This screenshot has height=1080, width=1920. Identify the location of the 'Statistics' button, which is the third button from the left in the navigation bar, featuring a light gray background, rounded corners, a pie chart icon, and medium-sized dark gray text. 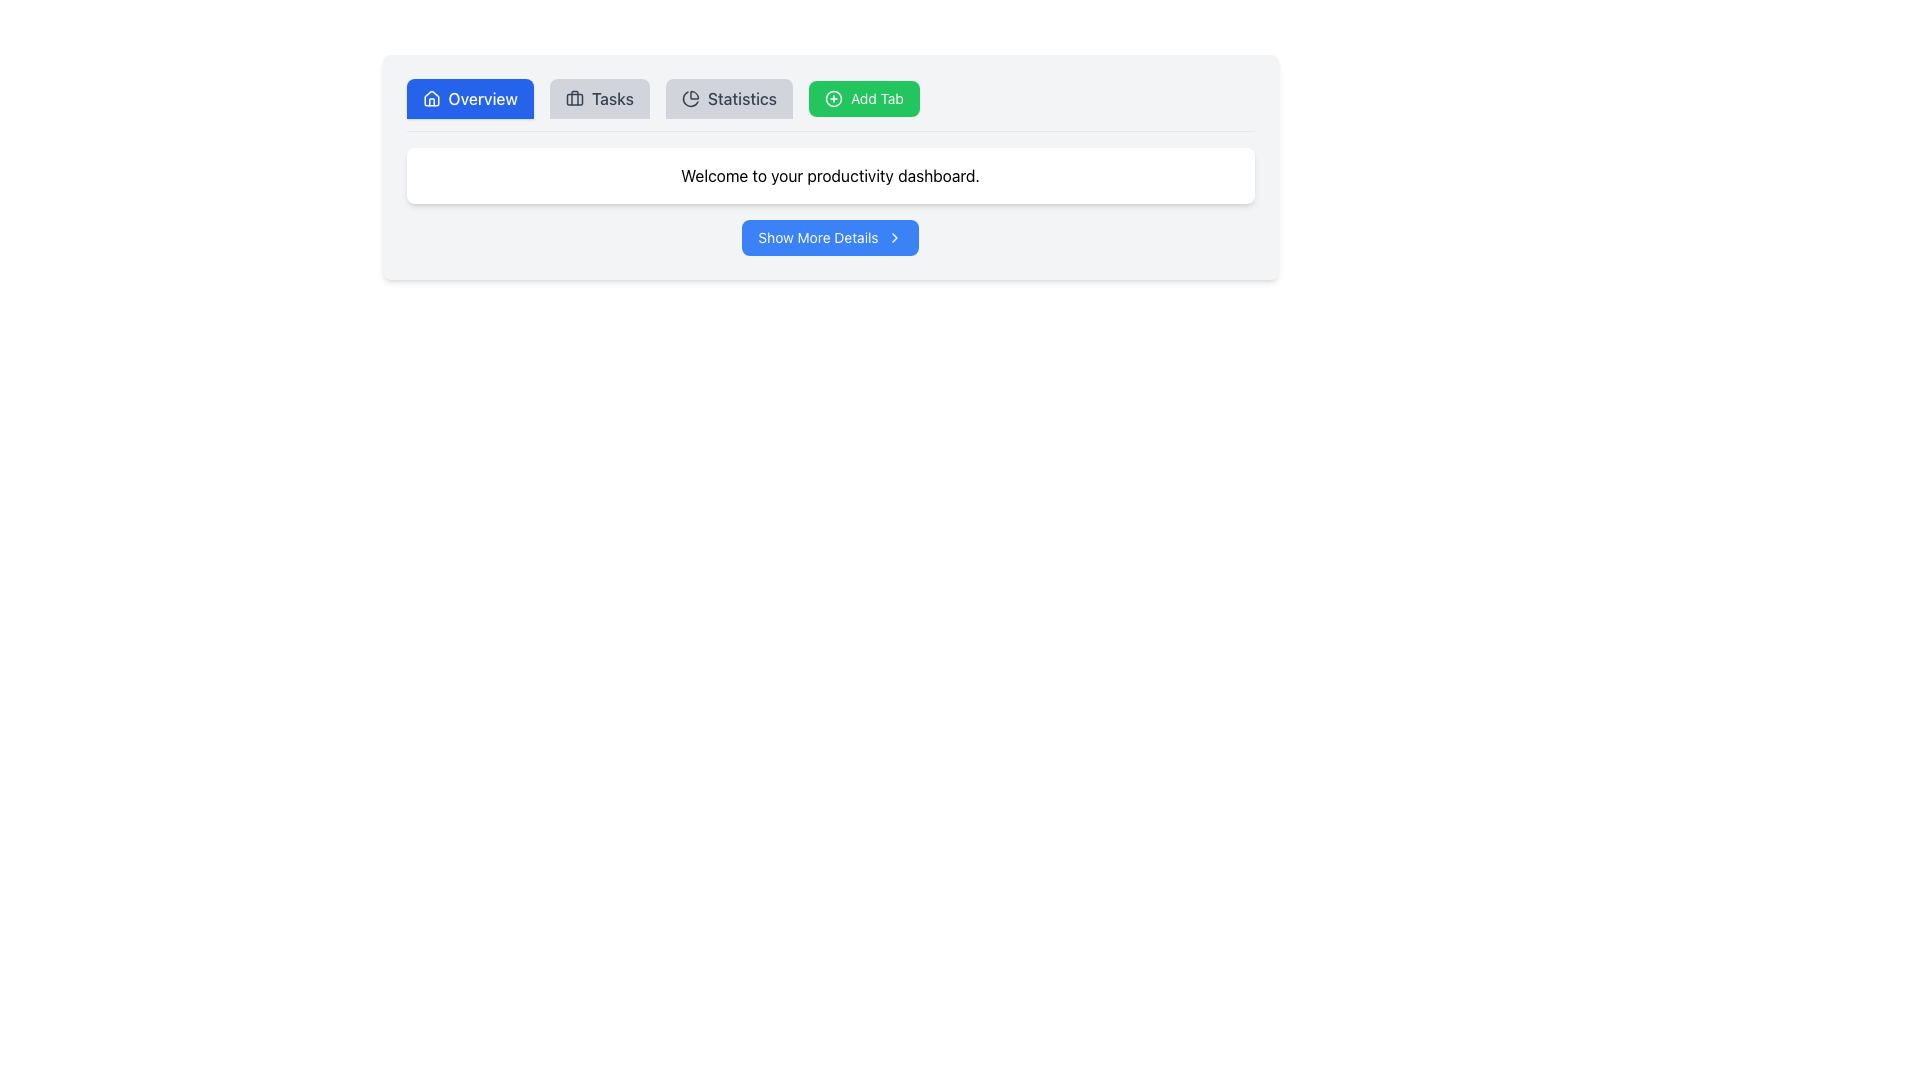
(728, 99).